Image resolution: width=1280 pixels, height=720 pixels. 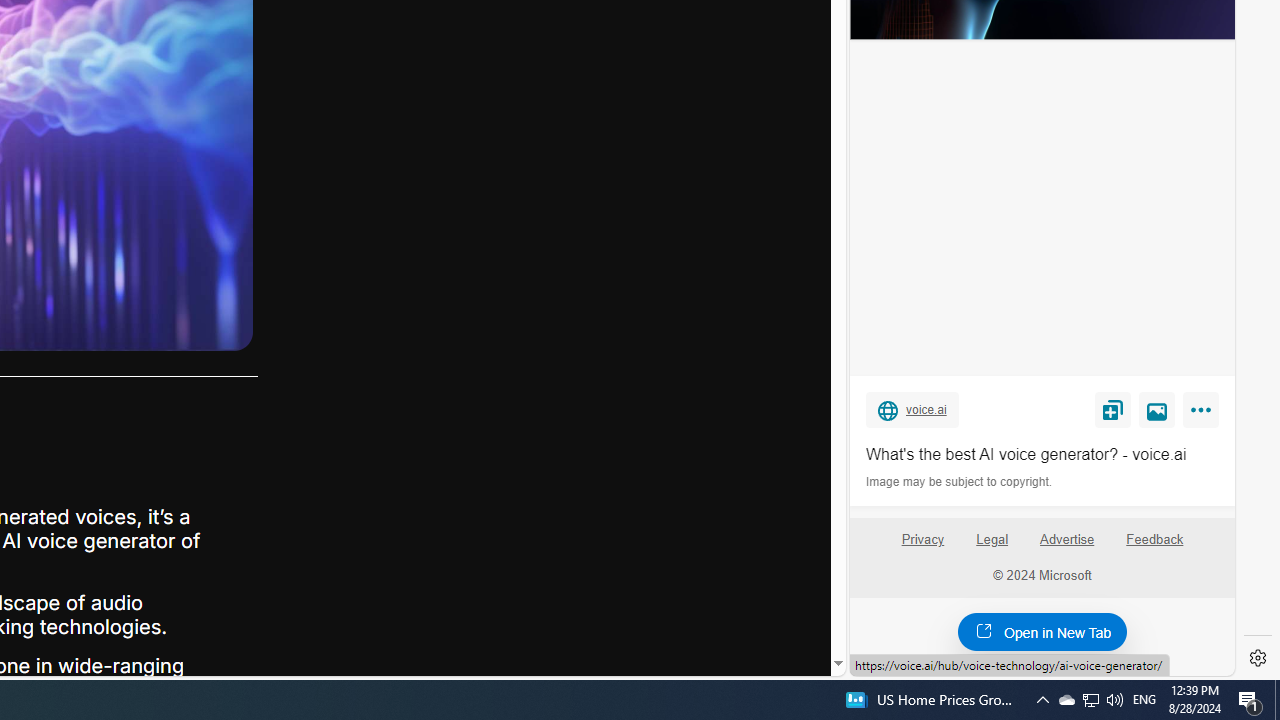 What do you see at coordinates (1066, 547) in the screenshot?
I see `'Advertise'` at bounding box center [1066, 547].